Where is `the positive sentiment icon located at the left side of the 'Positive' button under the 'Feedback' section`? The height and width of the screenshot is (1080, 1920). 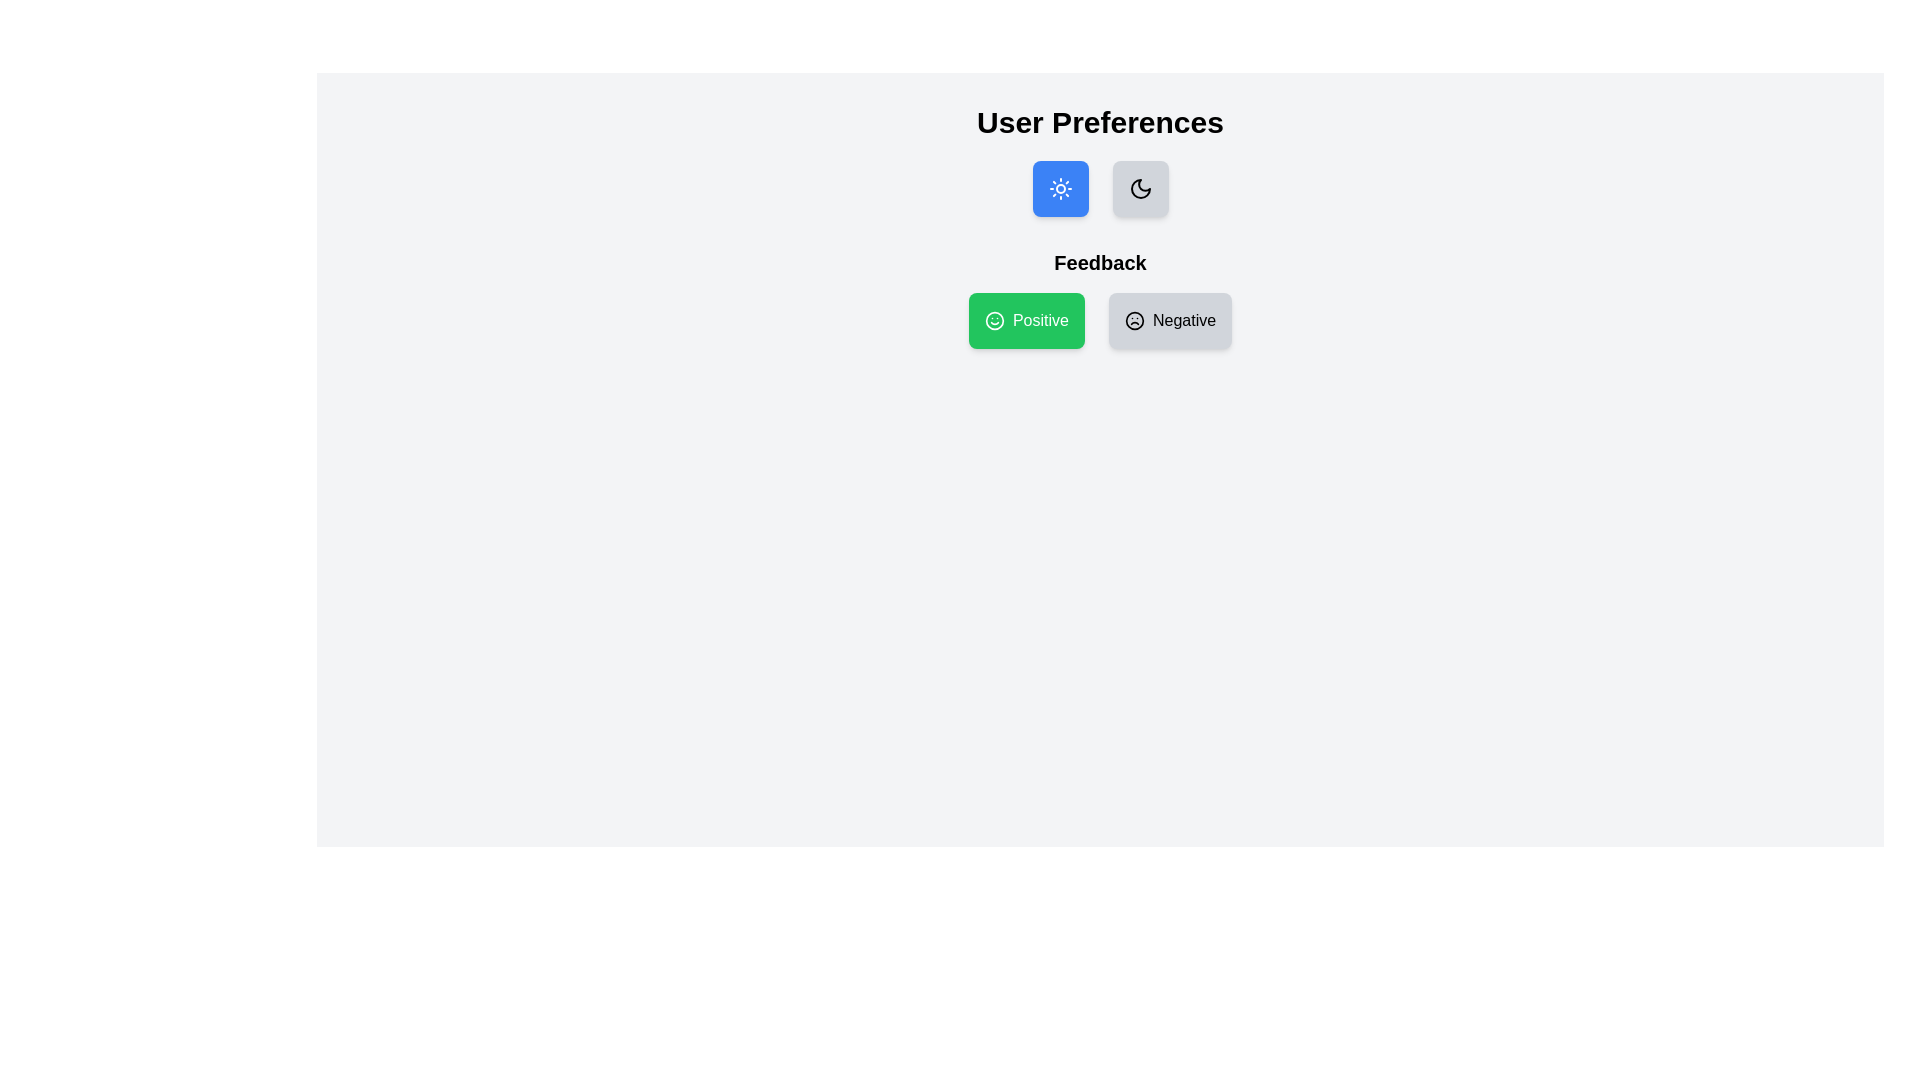 the positive sentiment icon located at the left side of the 'Positive' button under the 'Feedback' section is located at coordinates (994, 319).